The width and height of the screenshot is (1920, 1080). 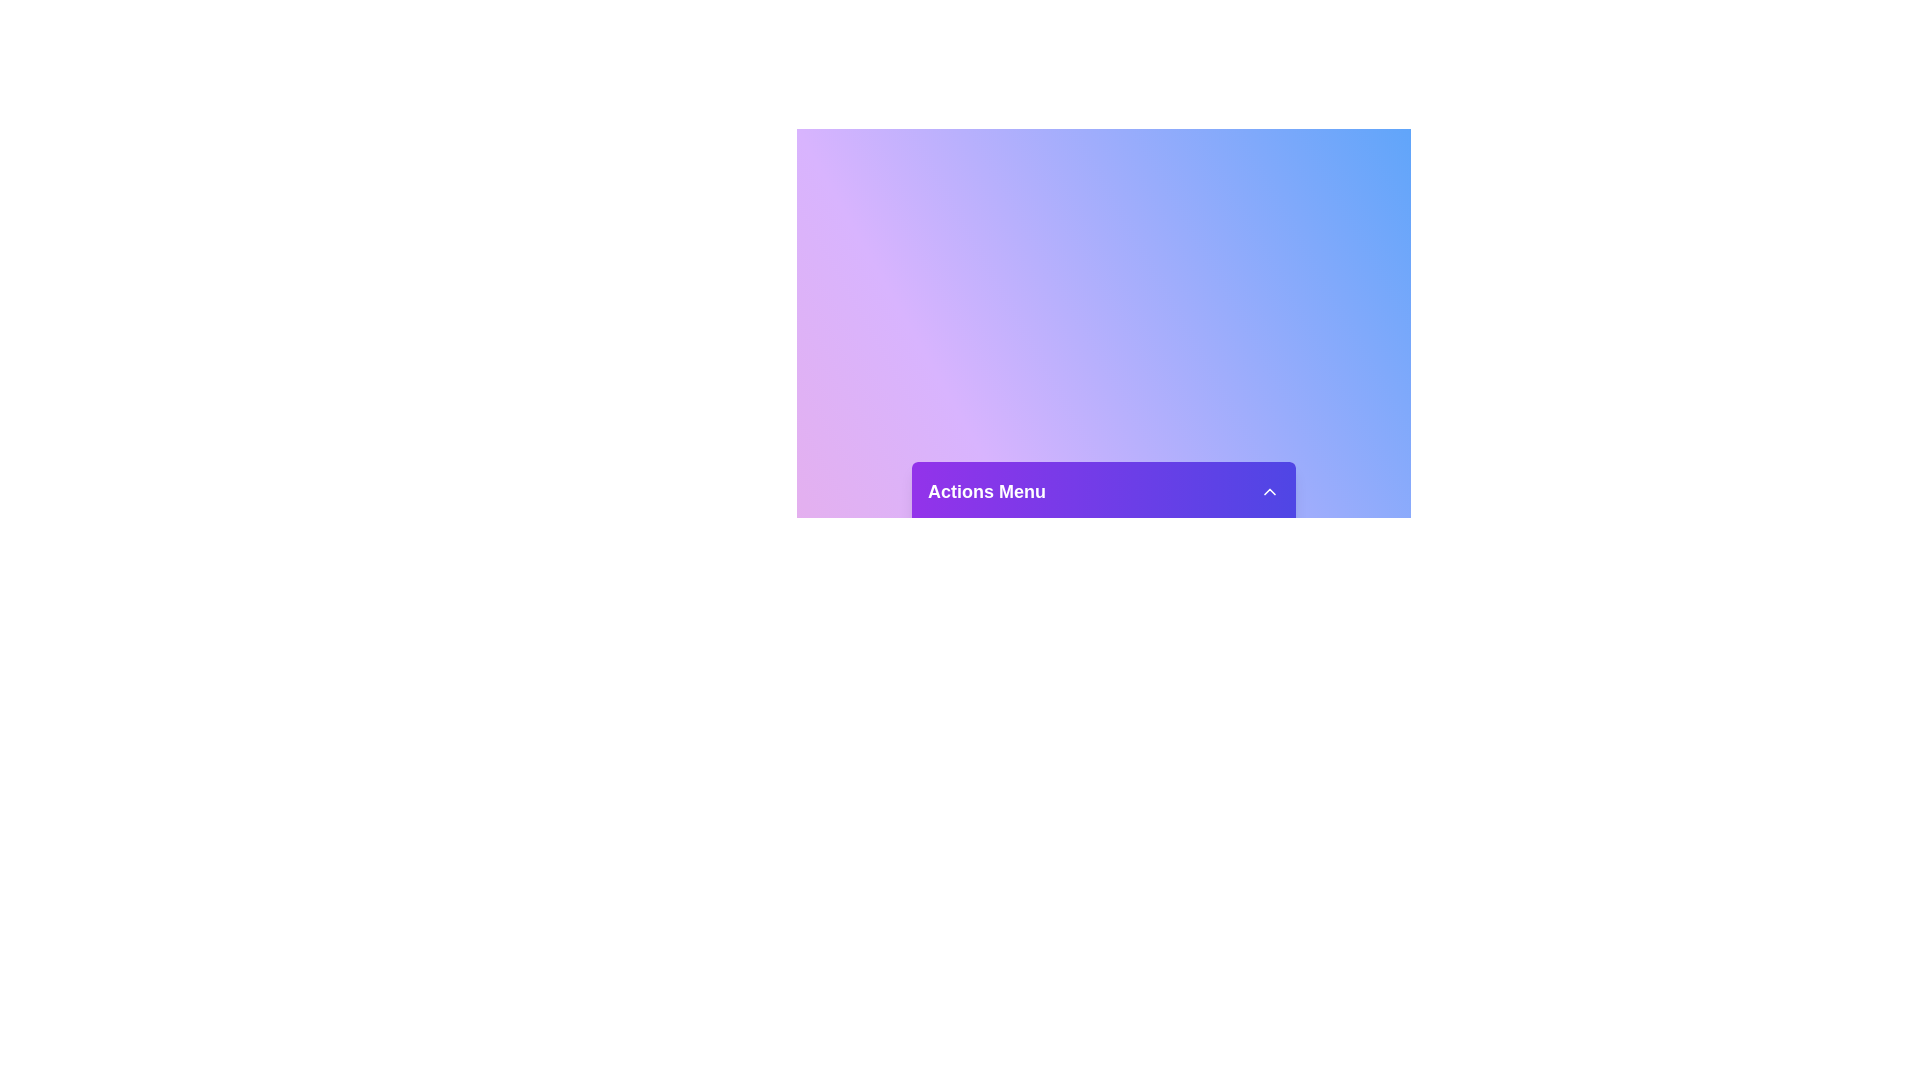 What do you see at coordinates (1269, 491) in the screenshot?
I see `dropdown button to toggle the menu visibility` at bounding box center [1269, 491].